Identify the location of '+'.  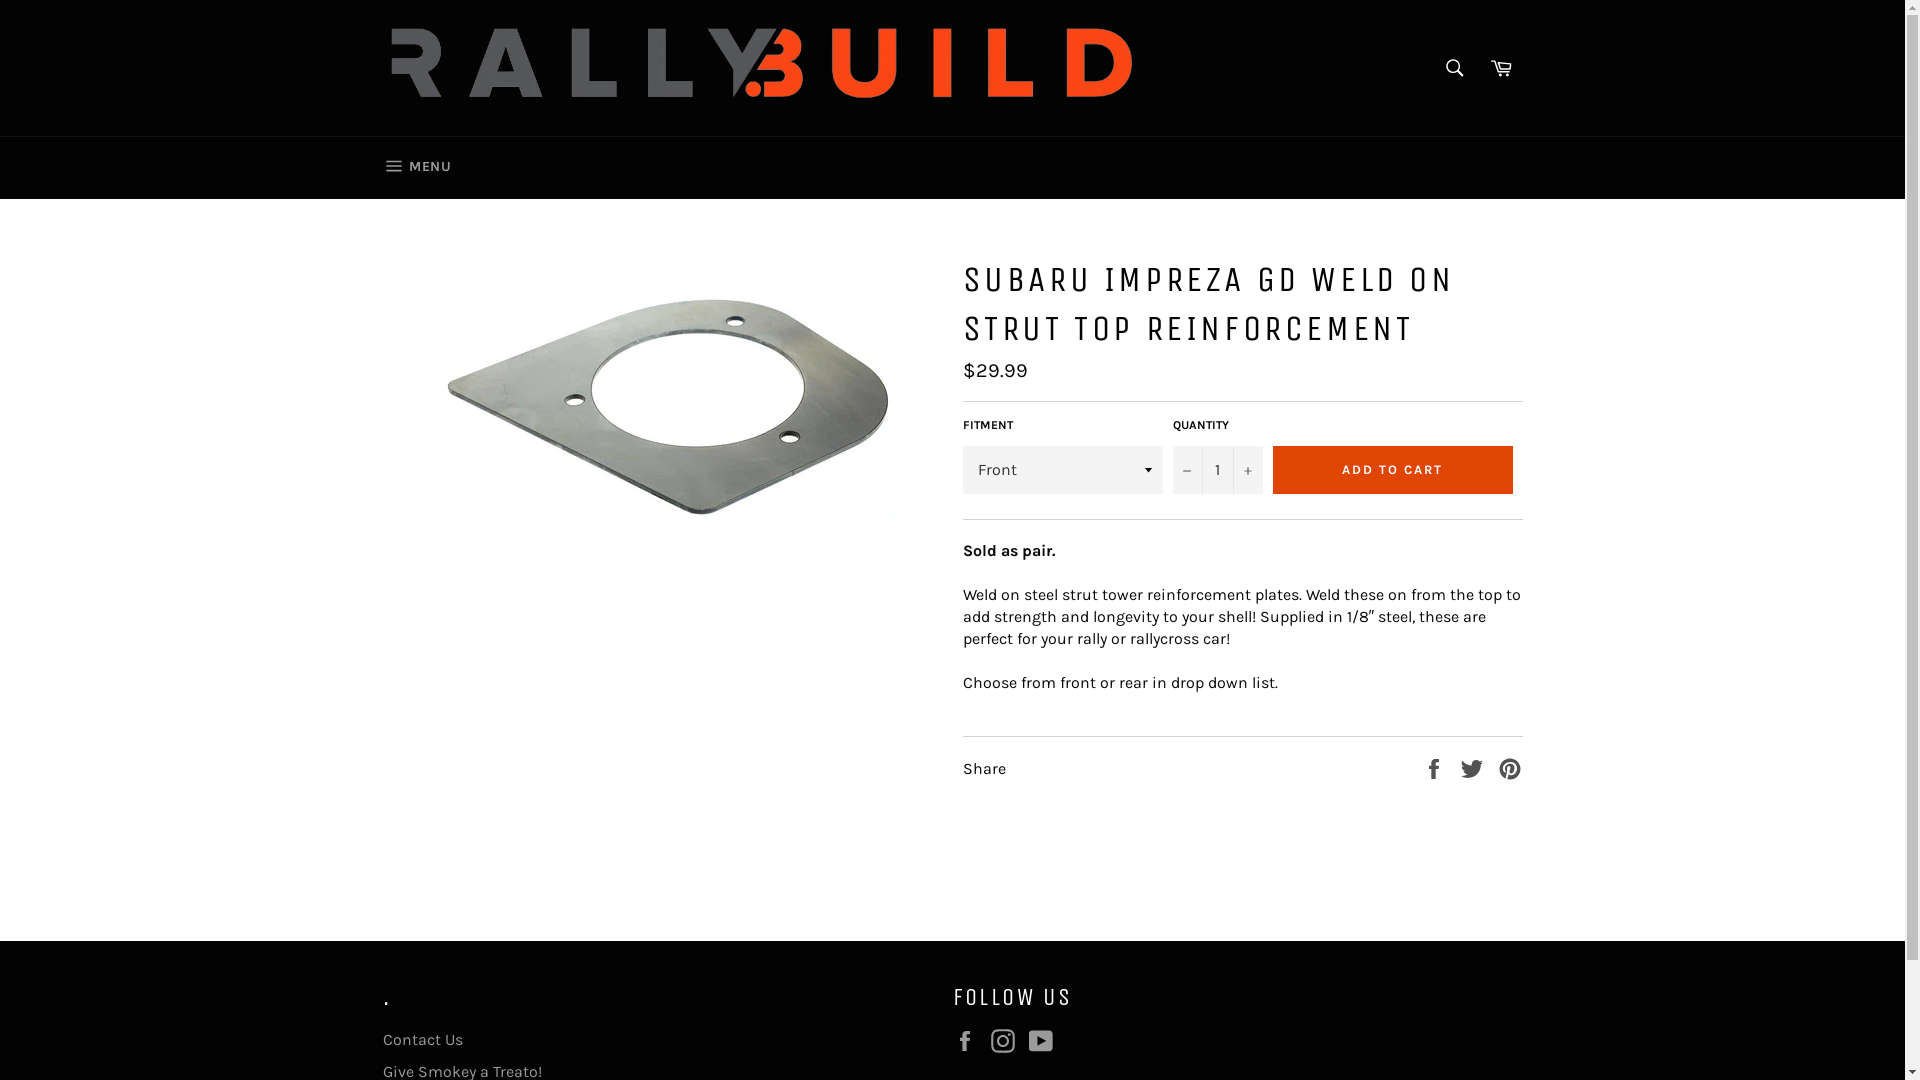
(1231, 470).